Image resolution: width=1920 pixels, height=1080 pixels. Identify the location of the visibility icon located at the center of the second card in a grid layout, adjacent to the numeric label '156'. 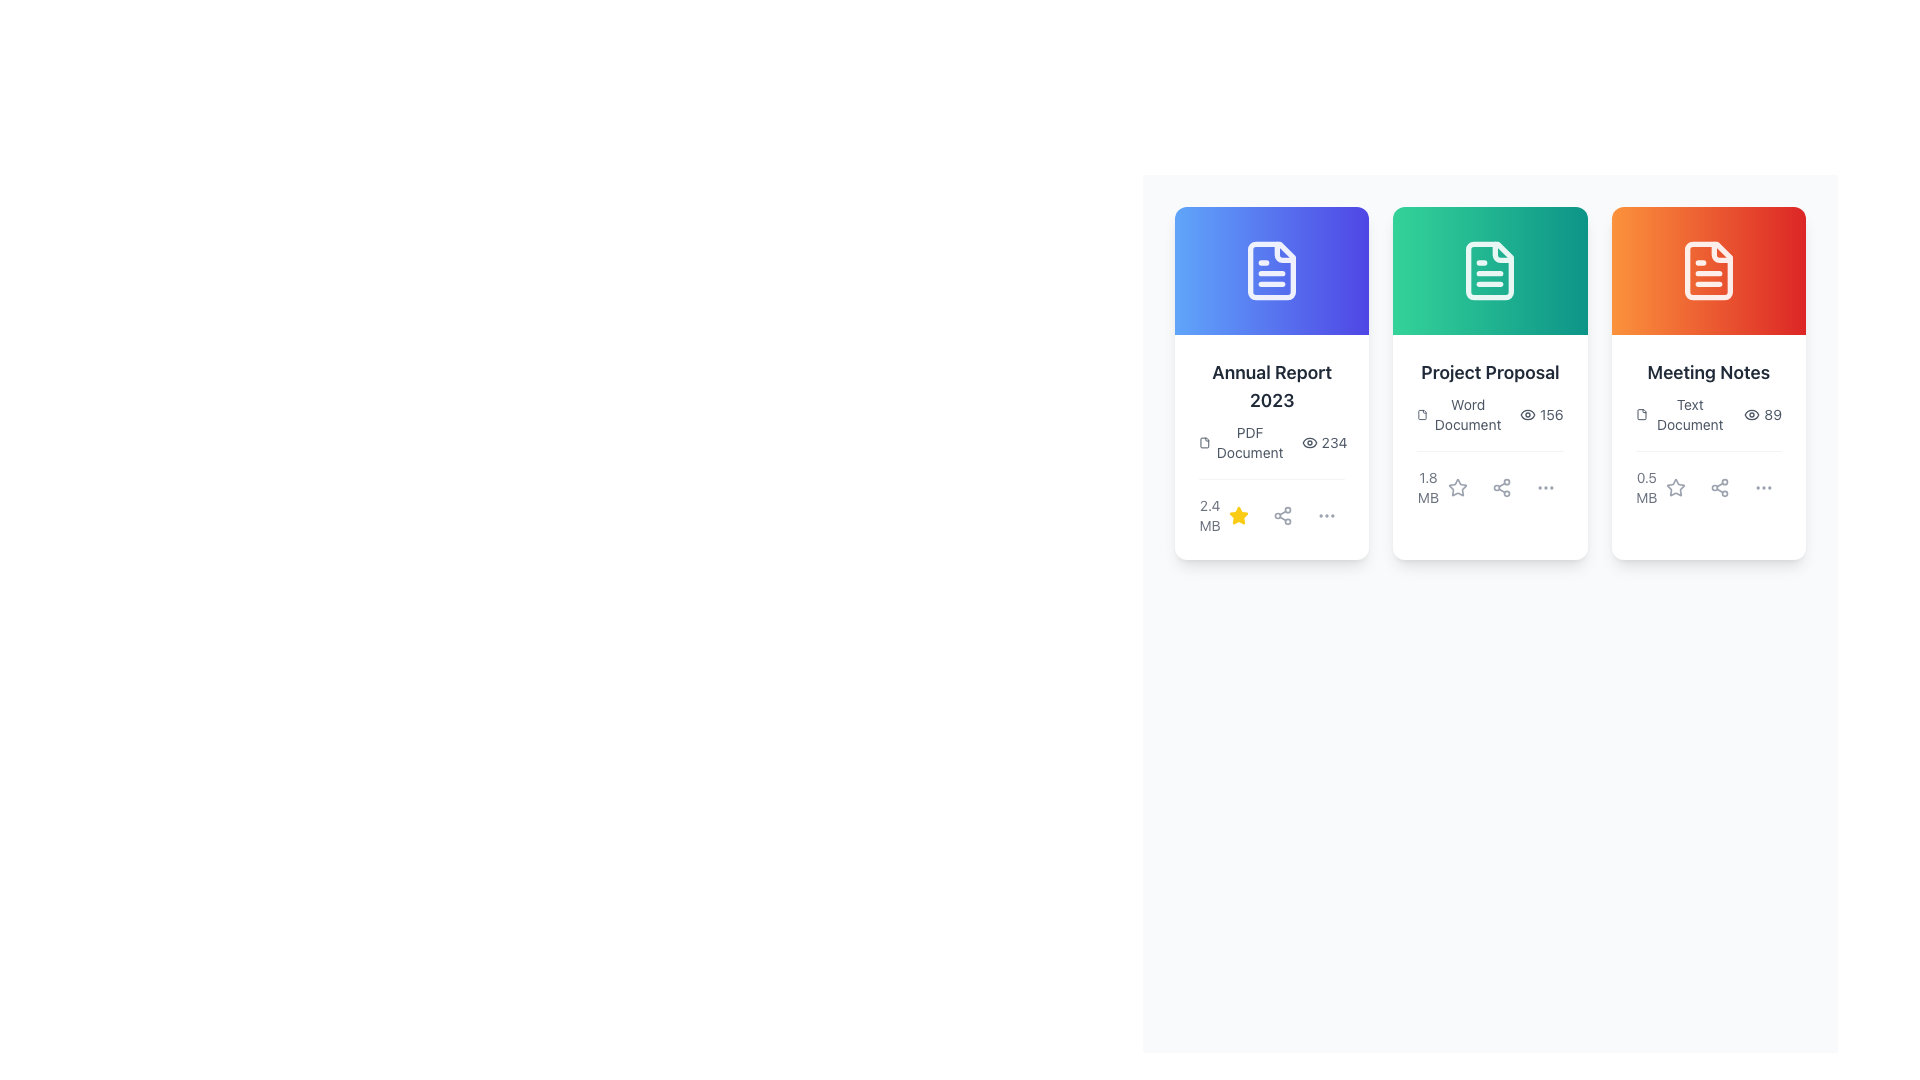
(1526, 414).